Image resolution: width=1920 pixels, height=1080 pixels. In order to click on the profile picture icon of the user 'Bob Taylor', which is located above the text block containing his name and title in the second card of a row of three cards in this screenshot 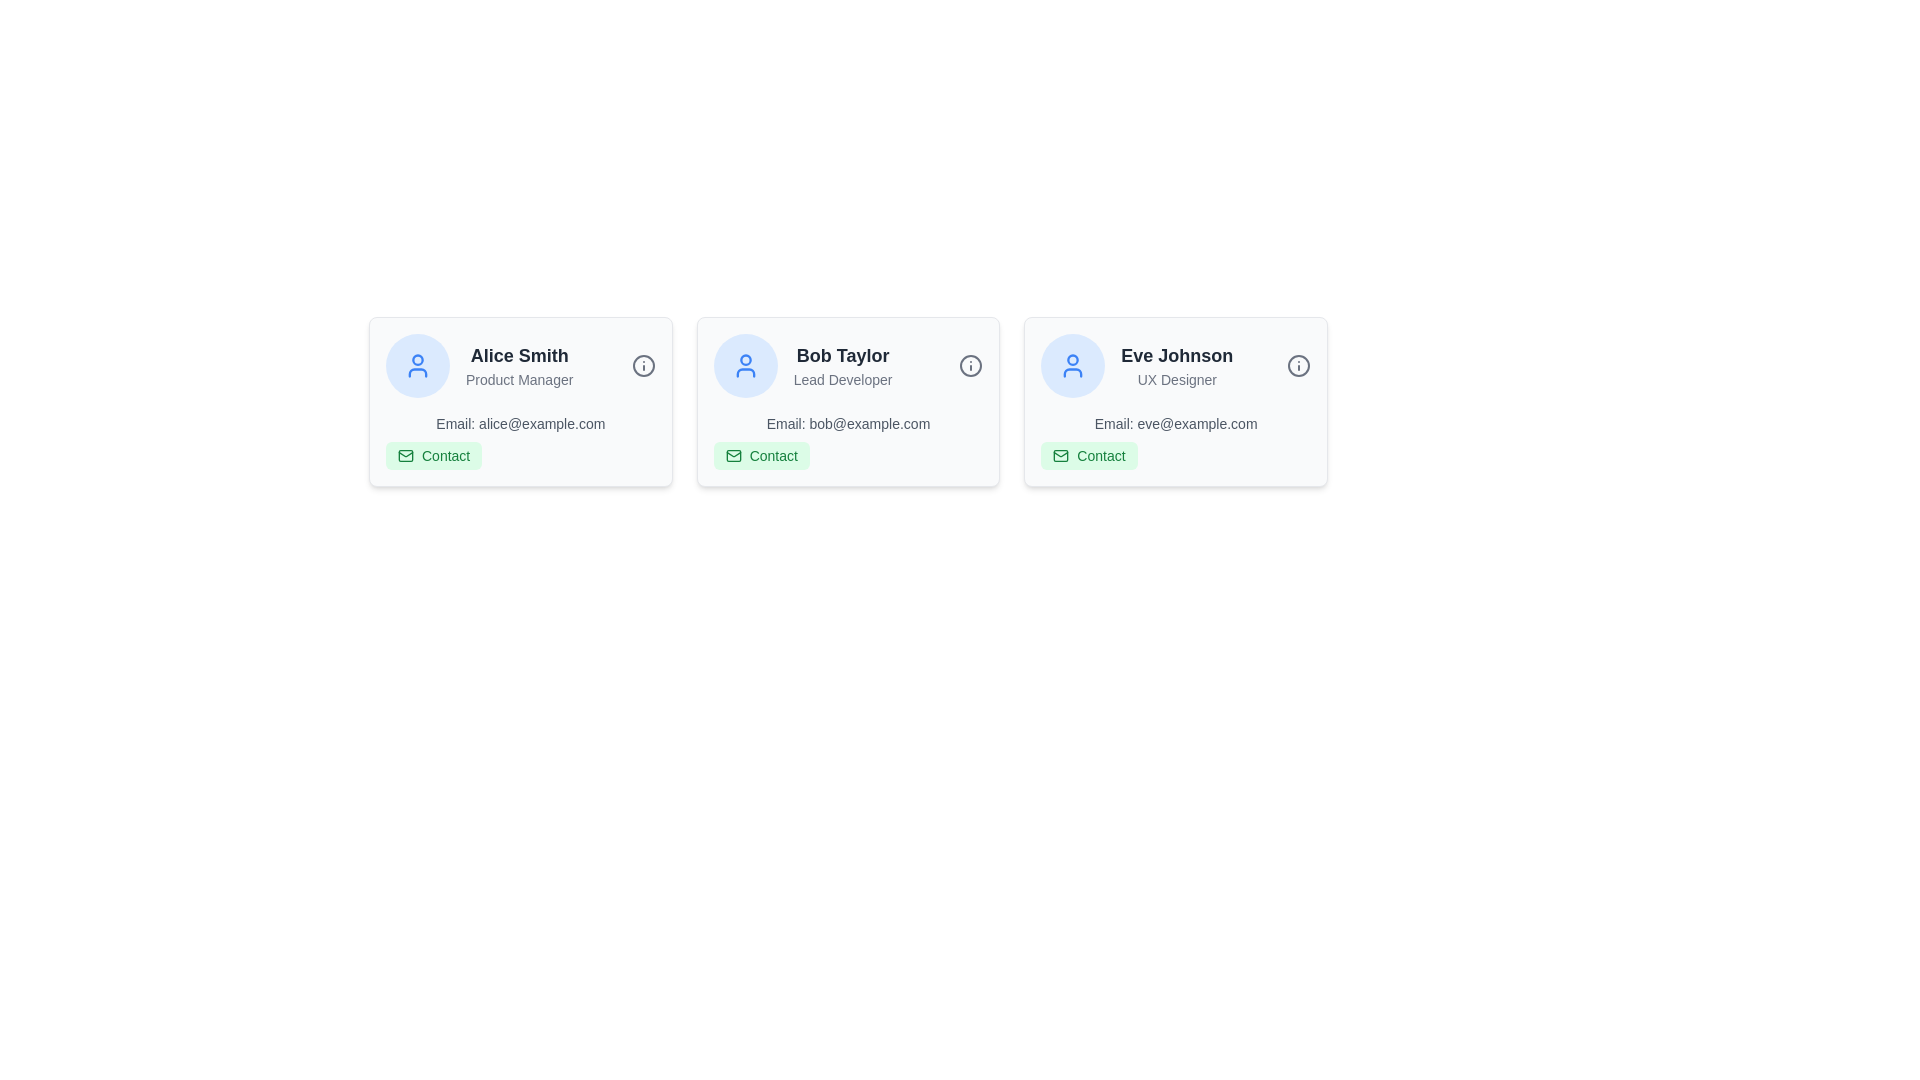, I will do `click(744, 366)`.